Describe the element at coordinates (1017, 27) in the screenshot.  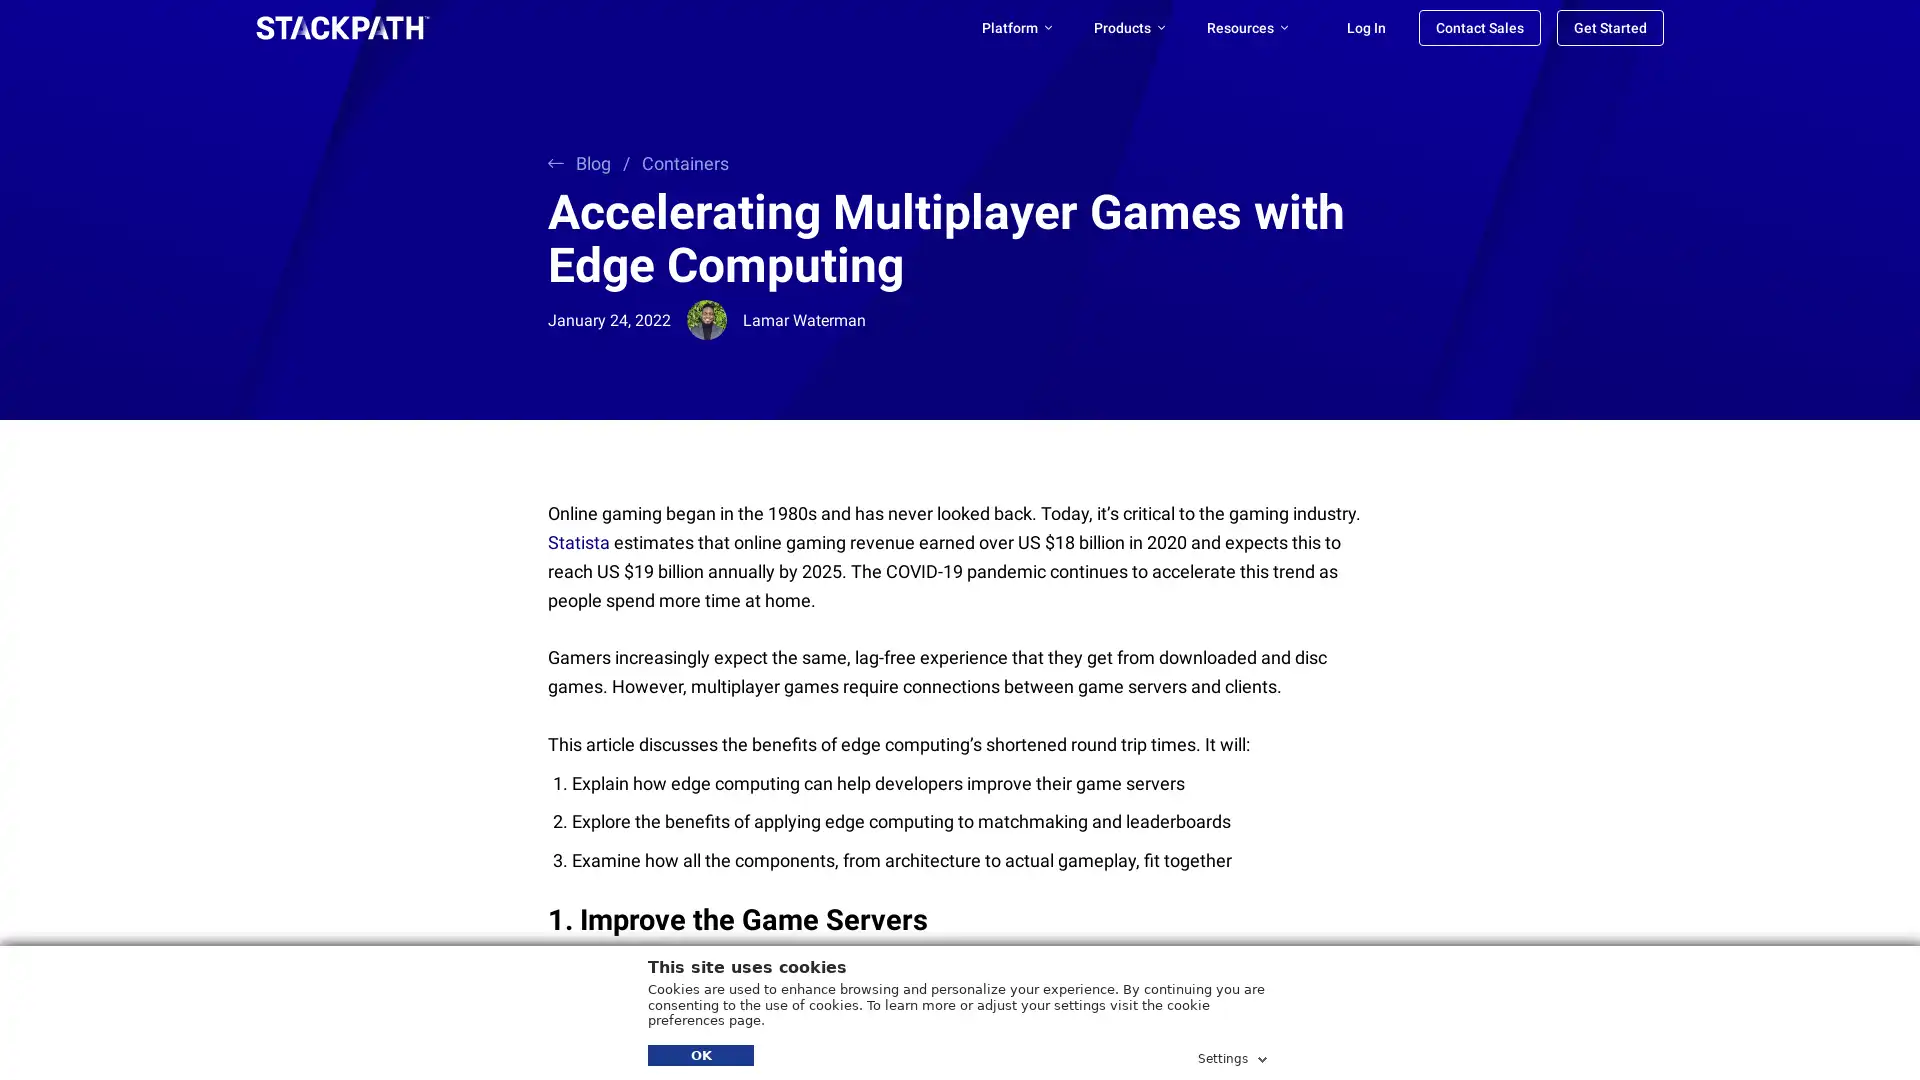
I see `Platform` at that location.